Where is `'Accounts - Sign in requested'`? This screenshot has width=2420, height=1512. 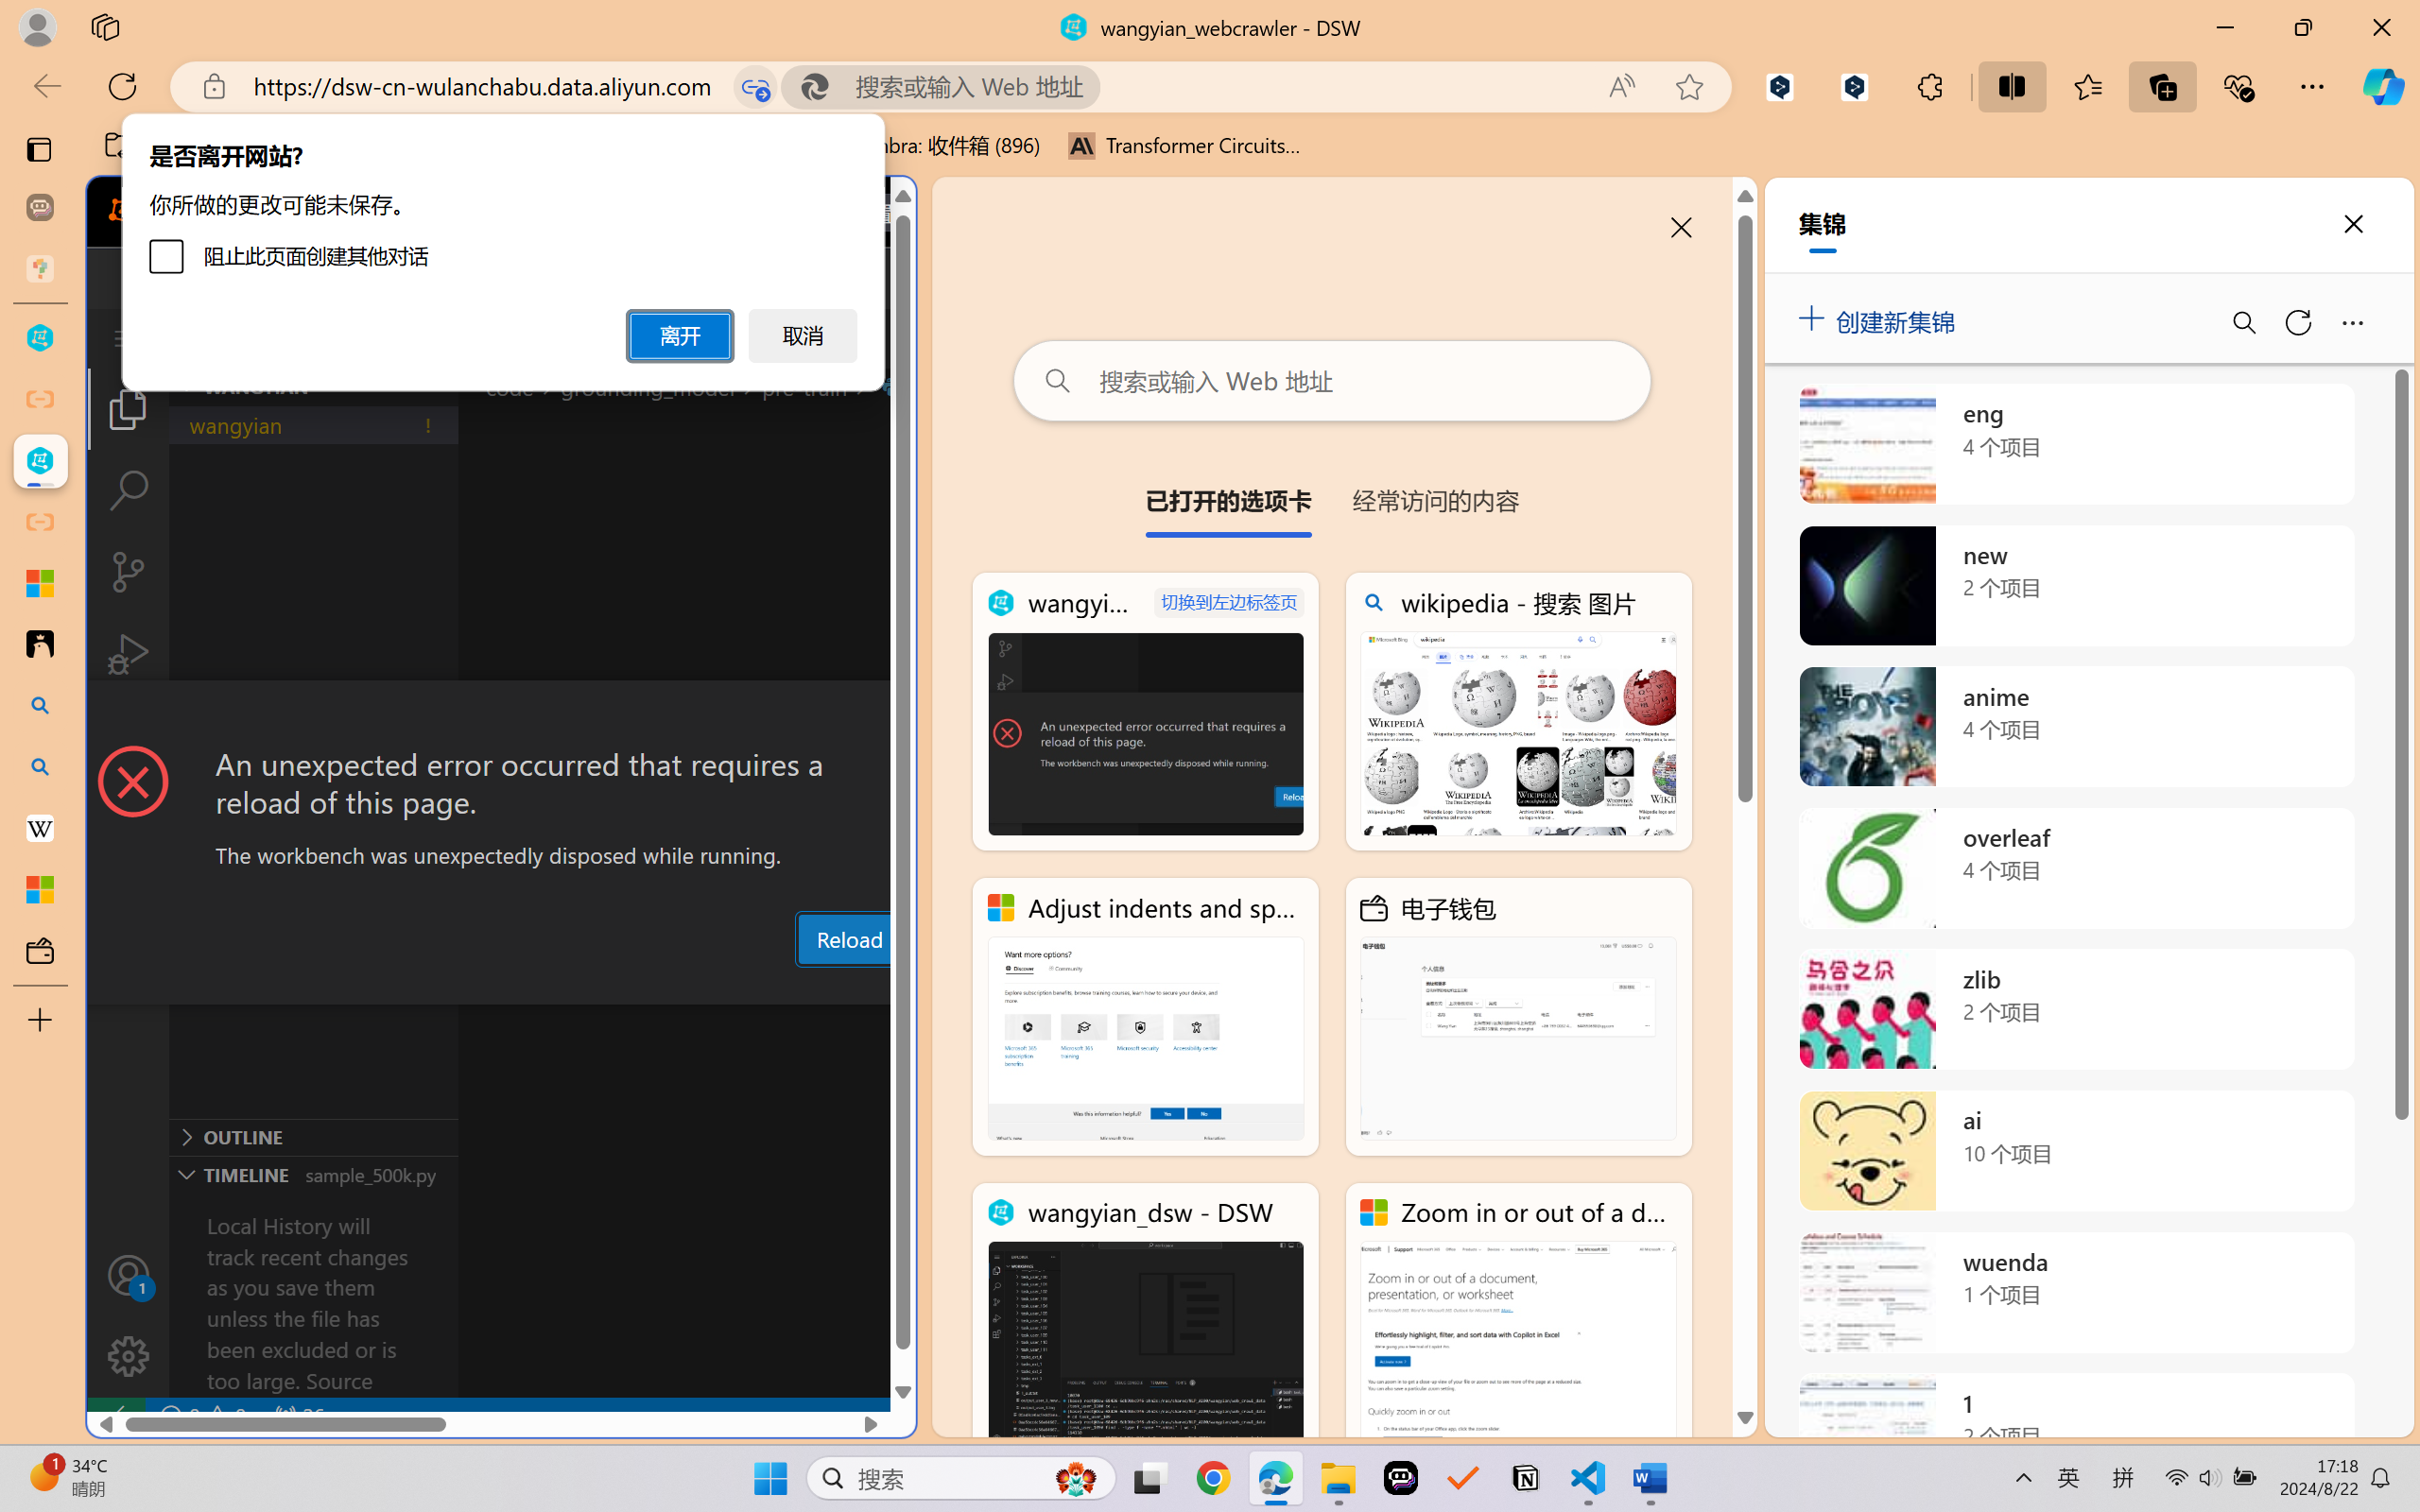
'Accounts - Sign in requested' is located at coordinates (127, 1274).